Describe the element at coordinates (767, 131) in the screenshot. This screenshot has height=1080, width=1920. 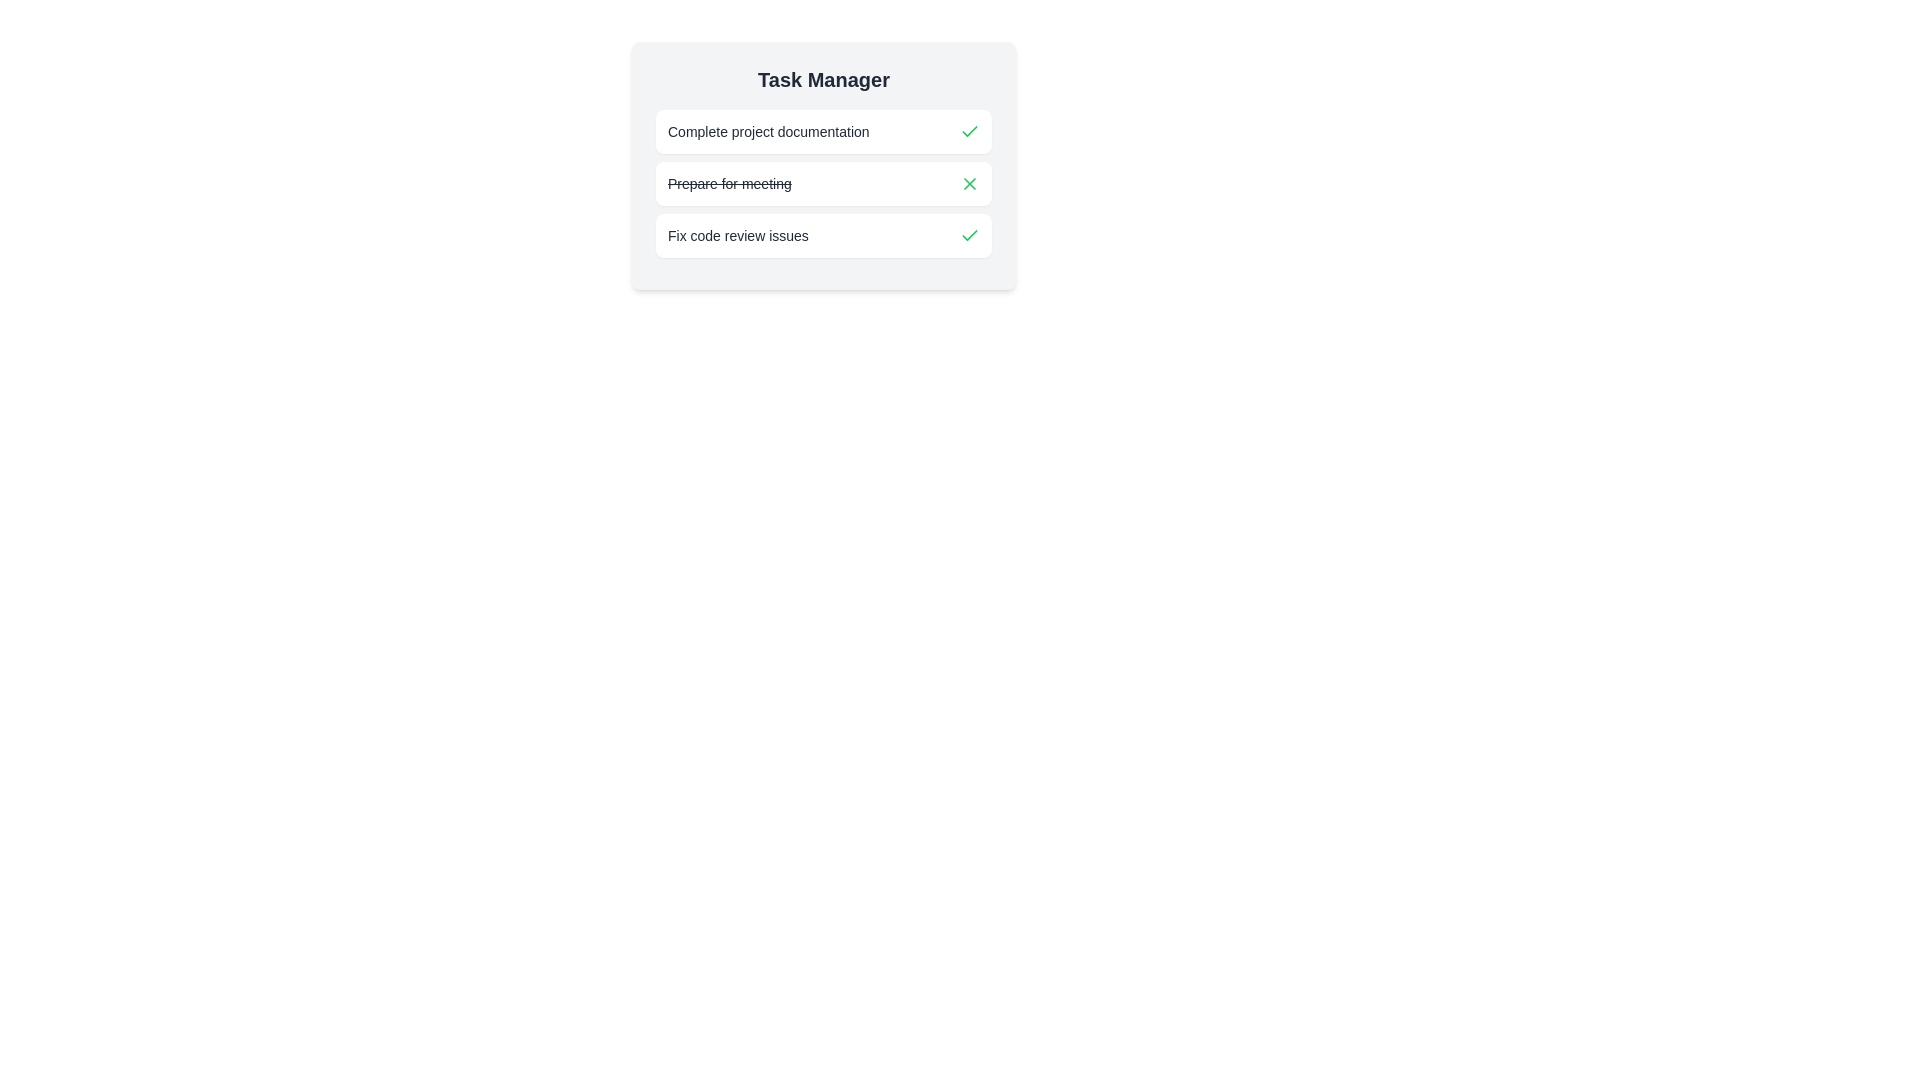
I see `the text label displaying 'Complete project documentation' which is located at the top of the task card in the 'Task Manager' list` at that location.